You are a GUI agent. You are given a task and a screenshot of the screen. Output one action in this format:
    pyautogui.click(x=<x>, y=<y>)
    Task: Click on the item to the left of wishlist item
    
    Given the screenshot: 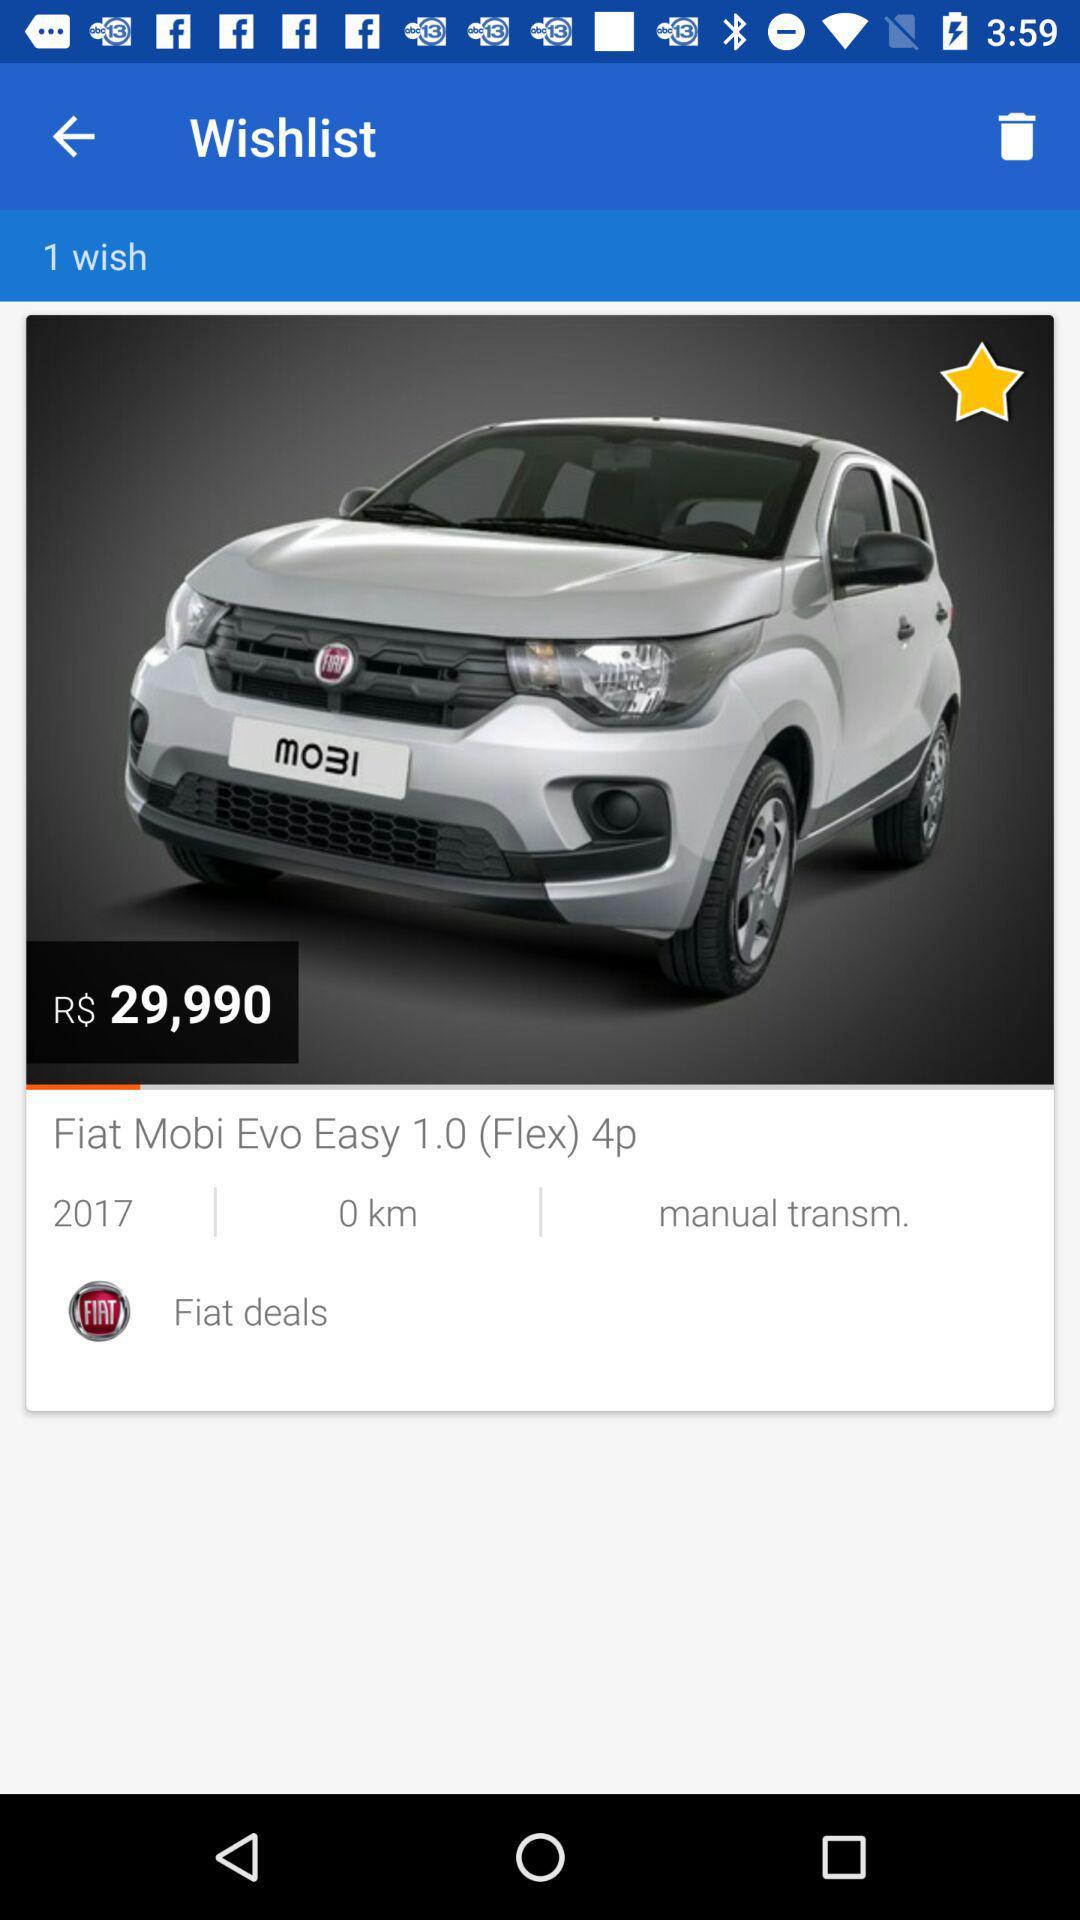 What is the action you would take?
    pyautogui.click(x=72, y=135)
    